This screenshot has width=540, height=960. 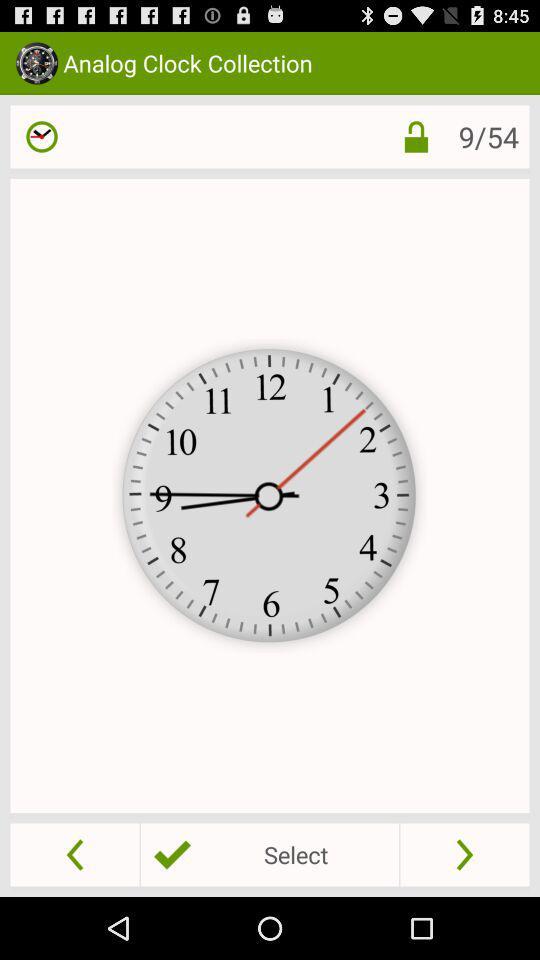 I want to click on lock clock, so click(x=400, y=135).